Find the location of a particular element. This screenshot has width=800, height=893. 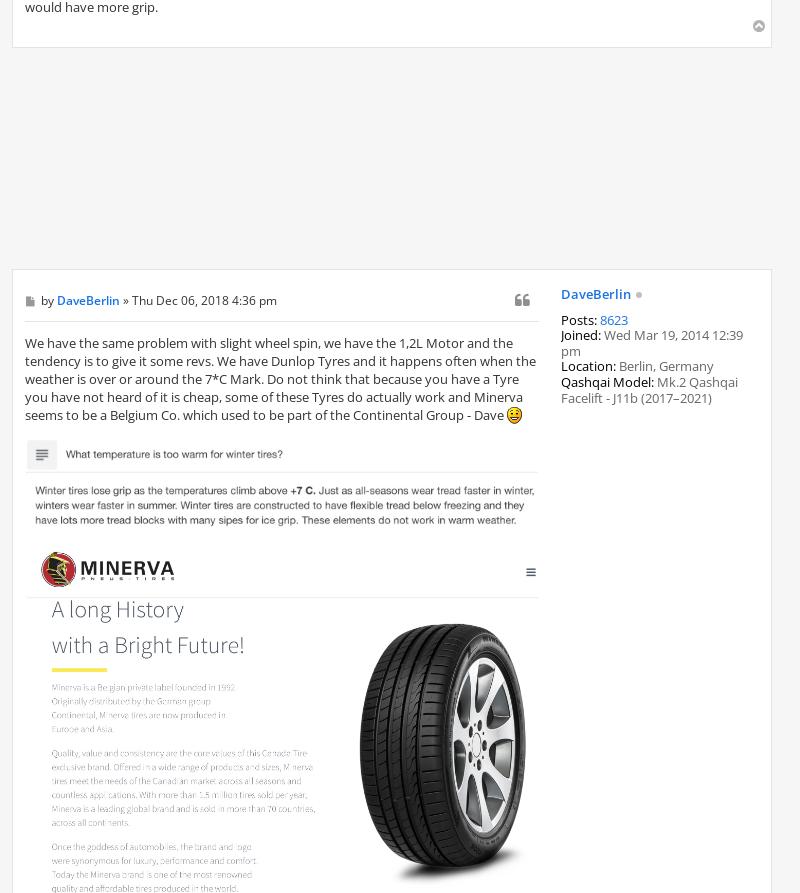

'by' is located at coordinates (39, 300).